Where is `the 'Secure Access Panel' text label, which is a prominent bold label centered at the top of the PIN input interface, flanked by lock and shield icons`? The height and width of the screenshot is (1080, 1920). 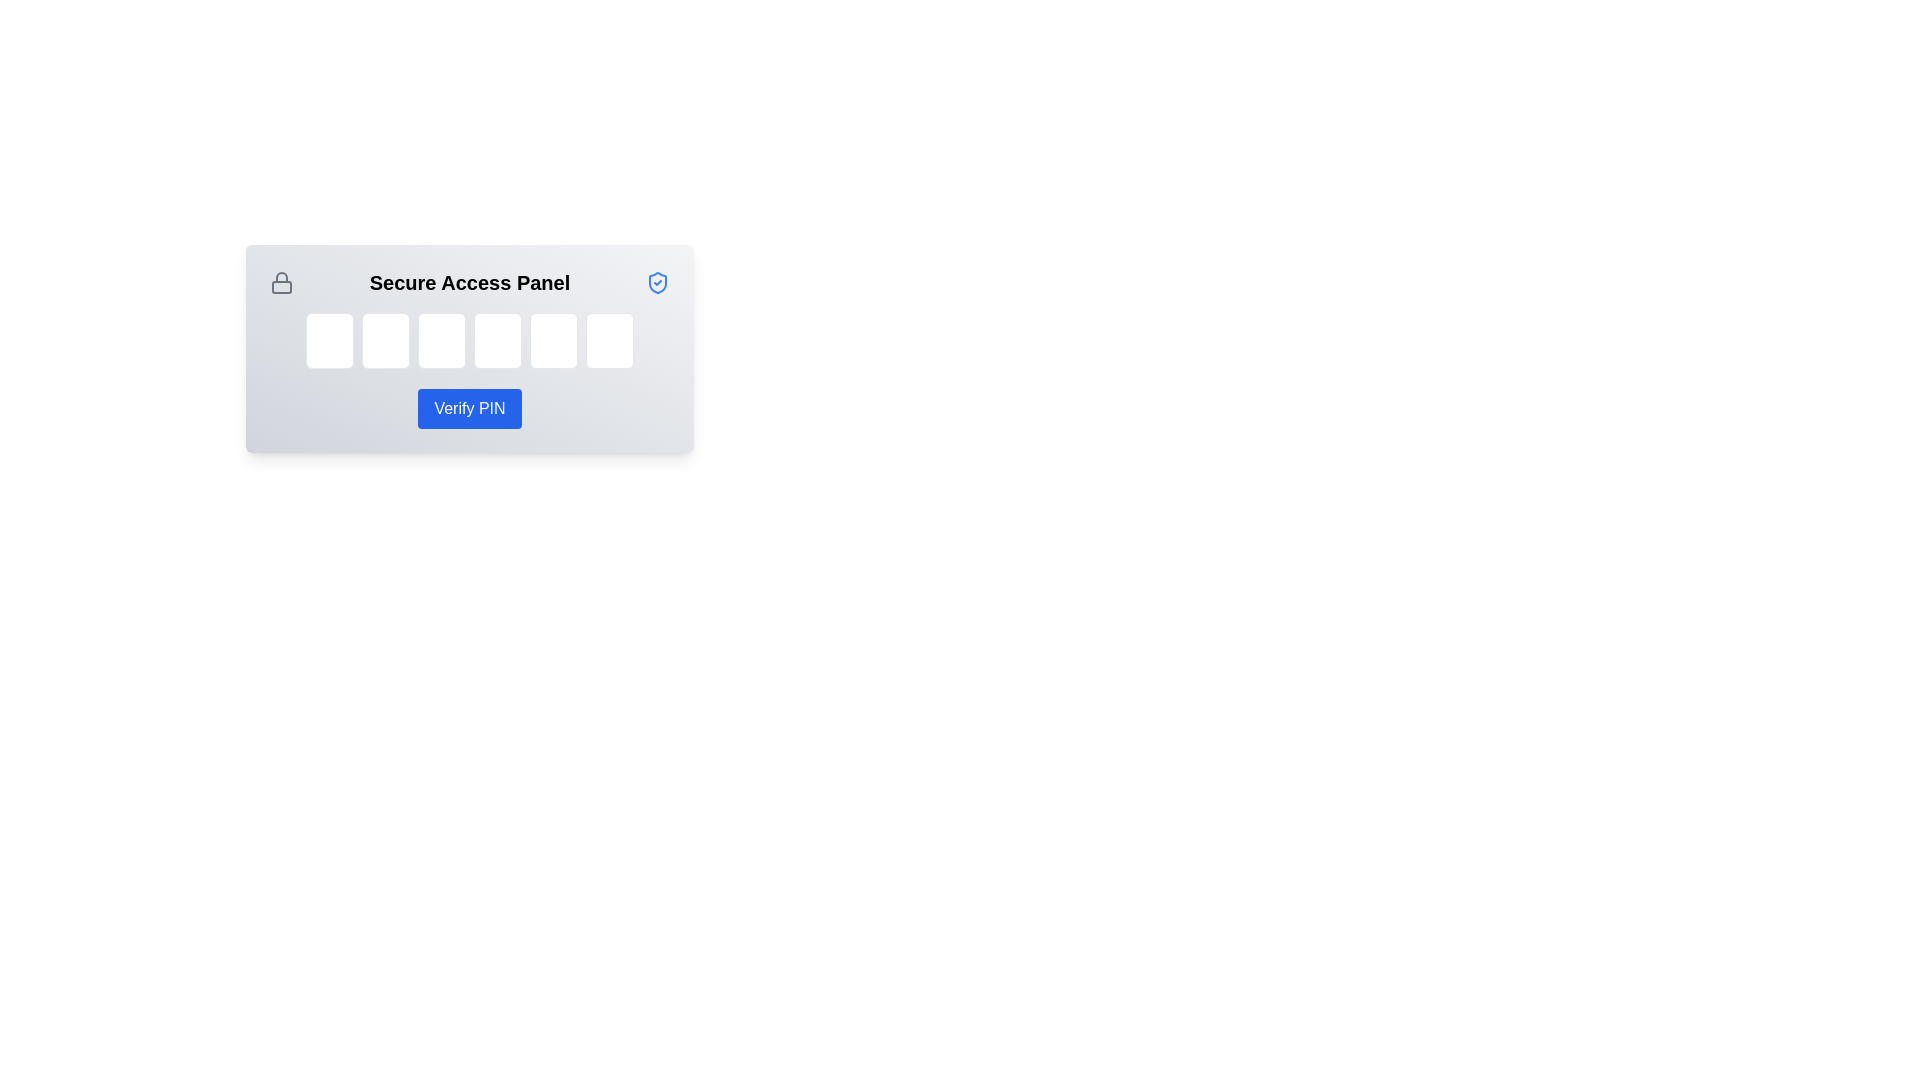 the 'Secure Access Panel' text label, which is a prominent bold label centered at the top of the PIN input interface, flanked by lock and shield icons is located at coordinates (469, 282).